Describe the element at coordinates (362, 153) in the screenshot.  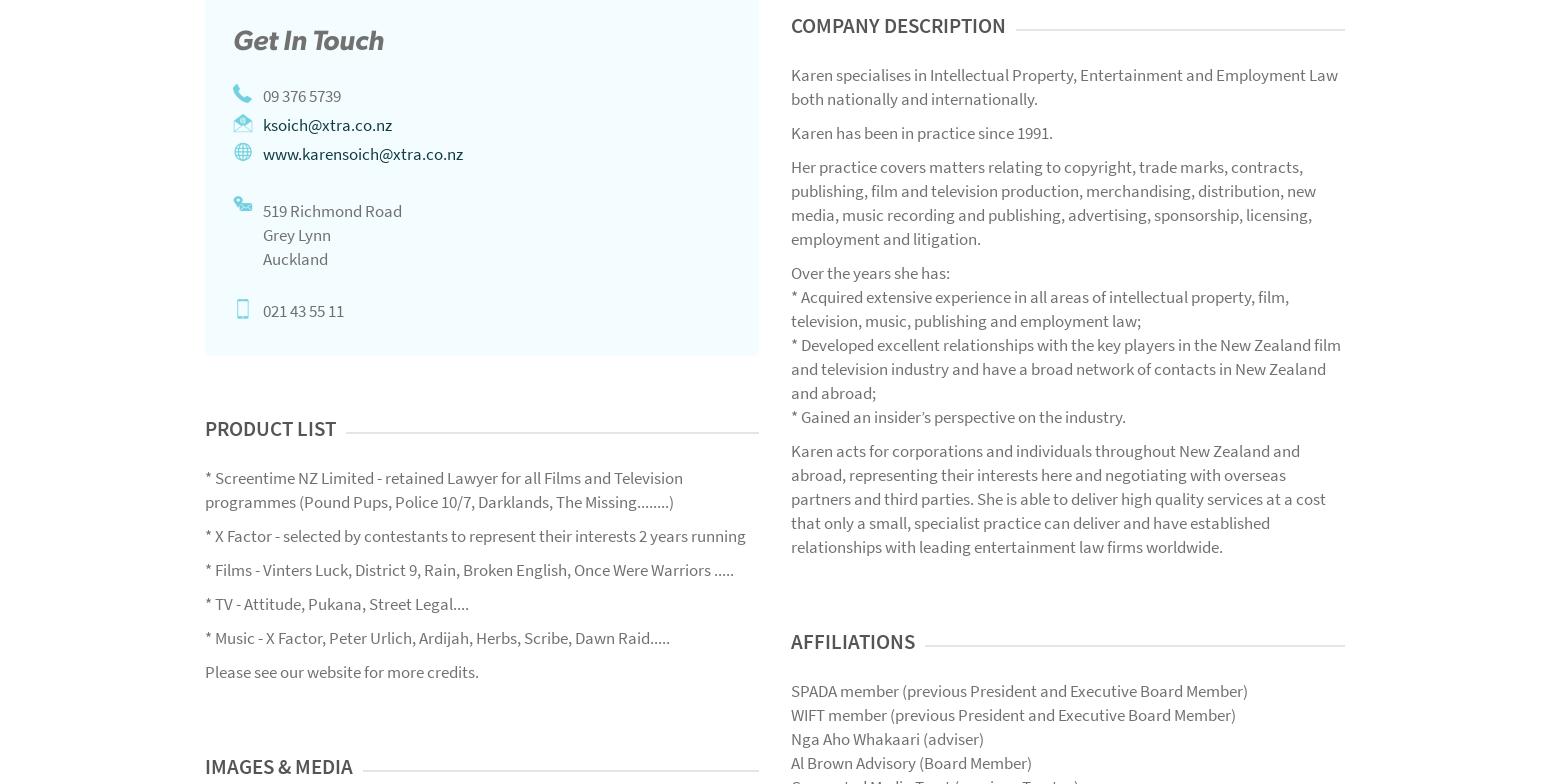
I see `'www.karensoich@xtra.co.nz'` at that location.